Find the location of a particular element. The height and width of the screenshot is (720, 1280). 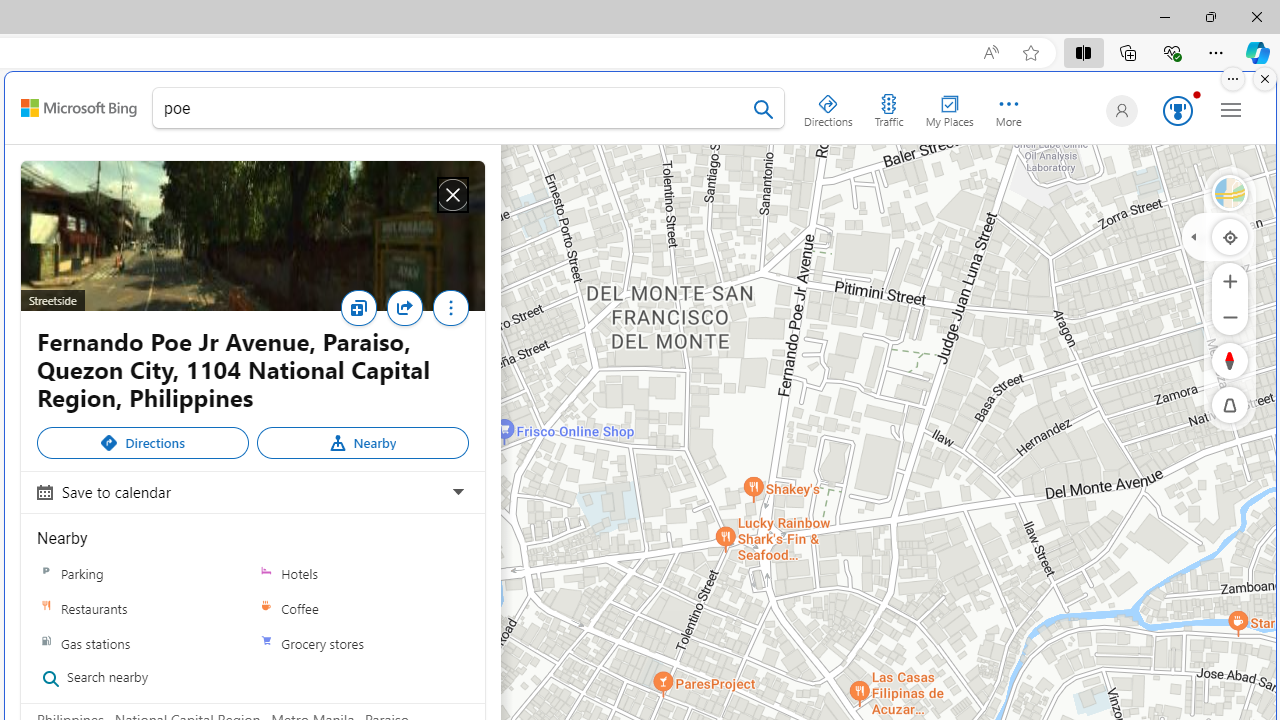

'Search nearby' is located at coordinates (135, 677).